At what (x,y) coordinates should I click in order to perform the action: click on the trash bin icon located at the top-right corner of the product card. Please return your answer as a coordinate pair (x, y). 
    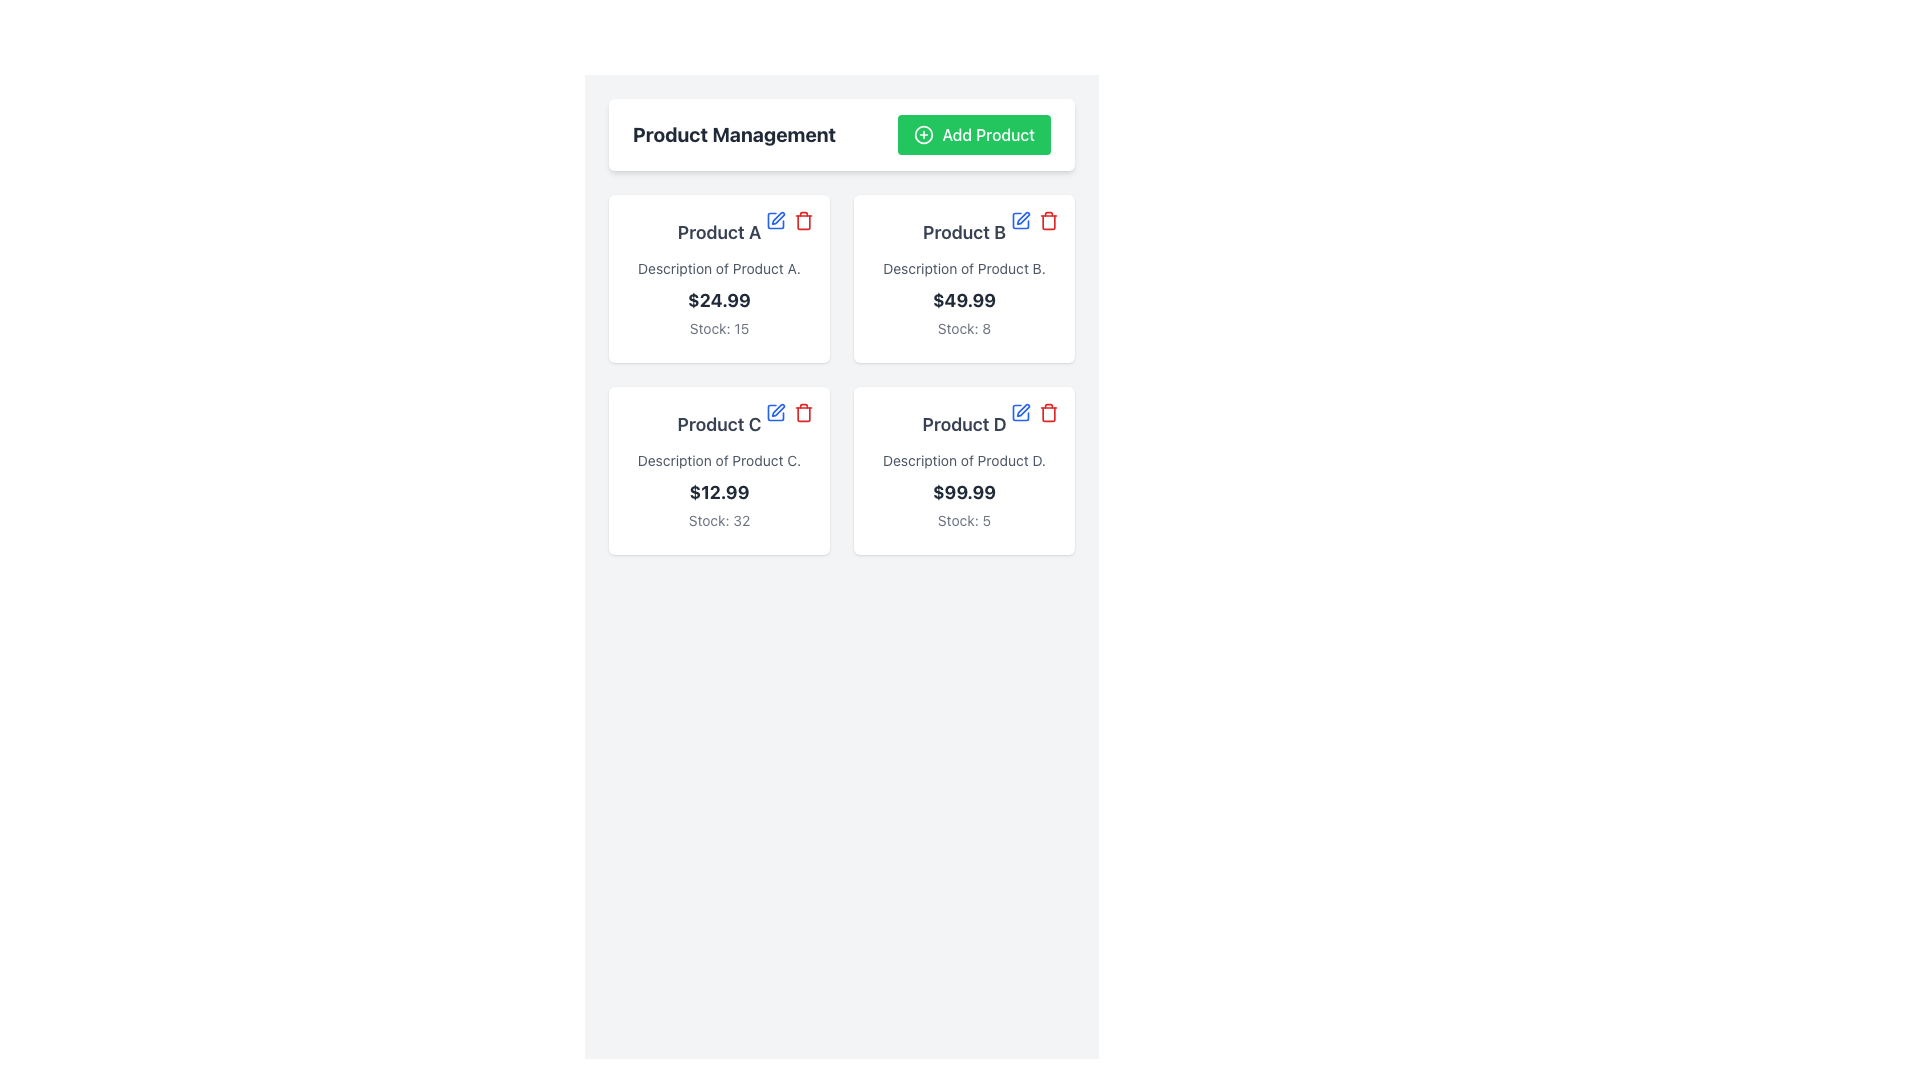
    Looking at the image, I should click on (1048, 412).